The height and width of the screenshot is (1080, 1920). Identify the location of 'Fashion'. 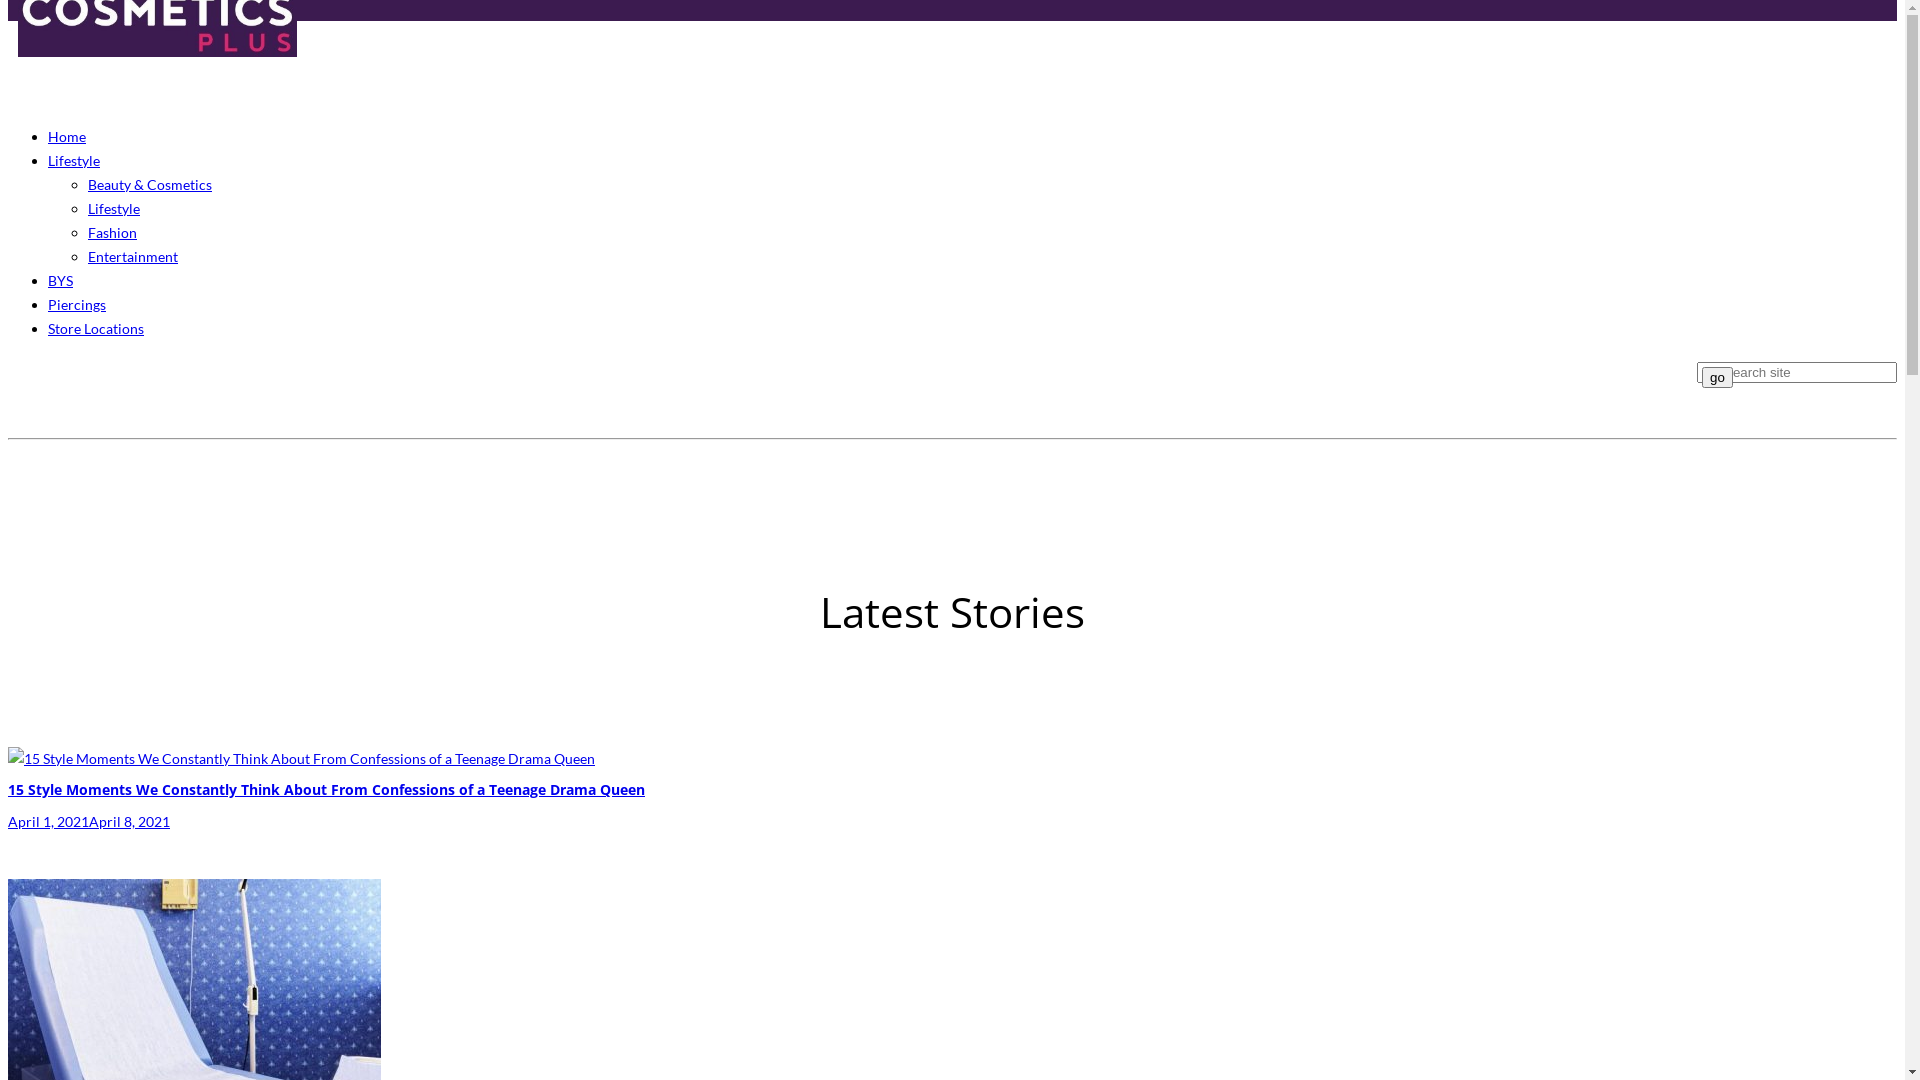
(111, 231).